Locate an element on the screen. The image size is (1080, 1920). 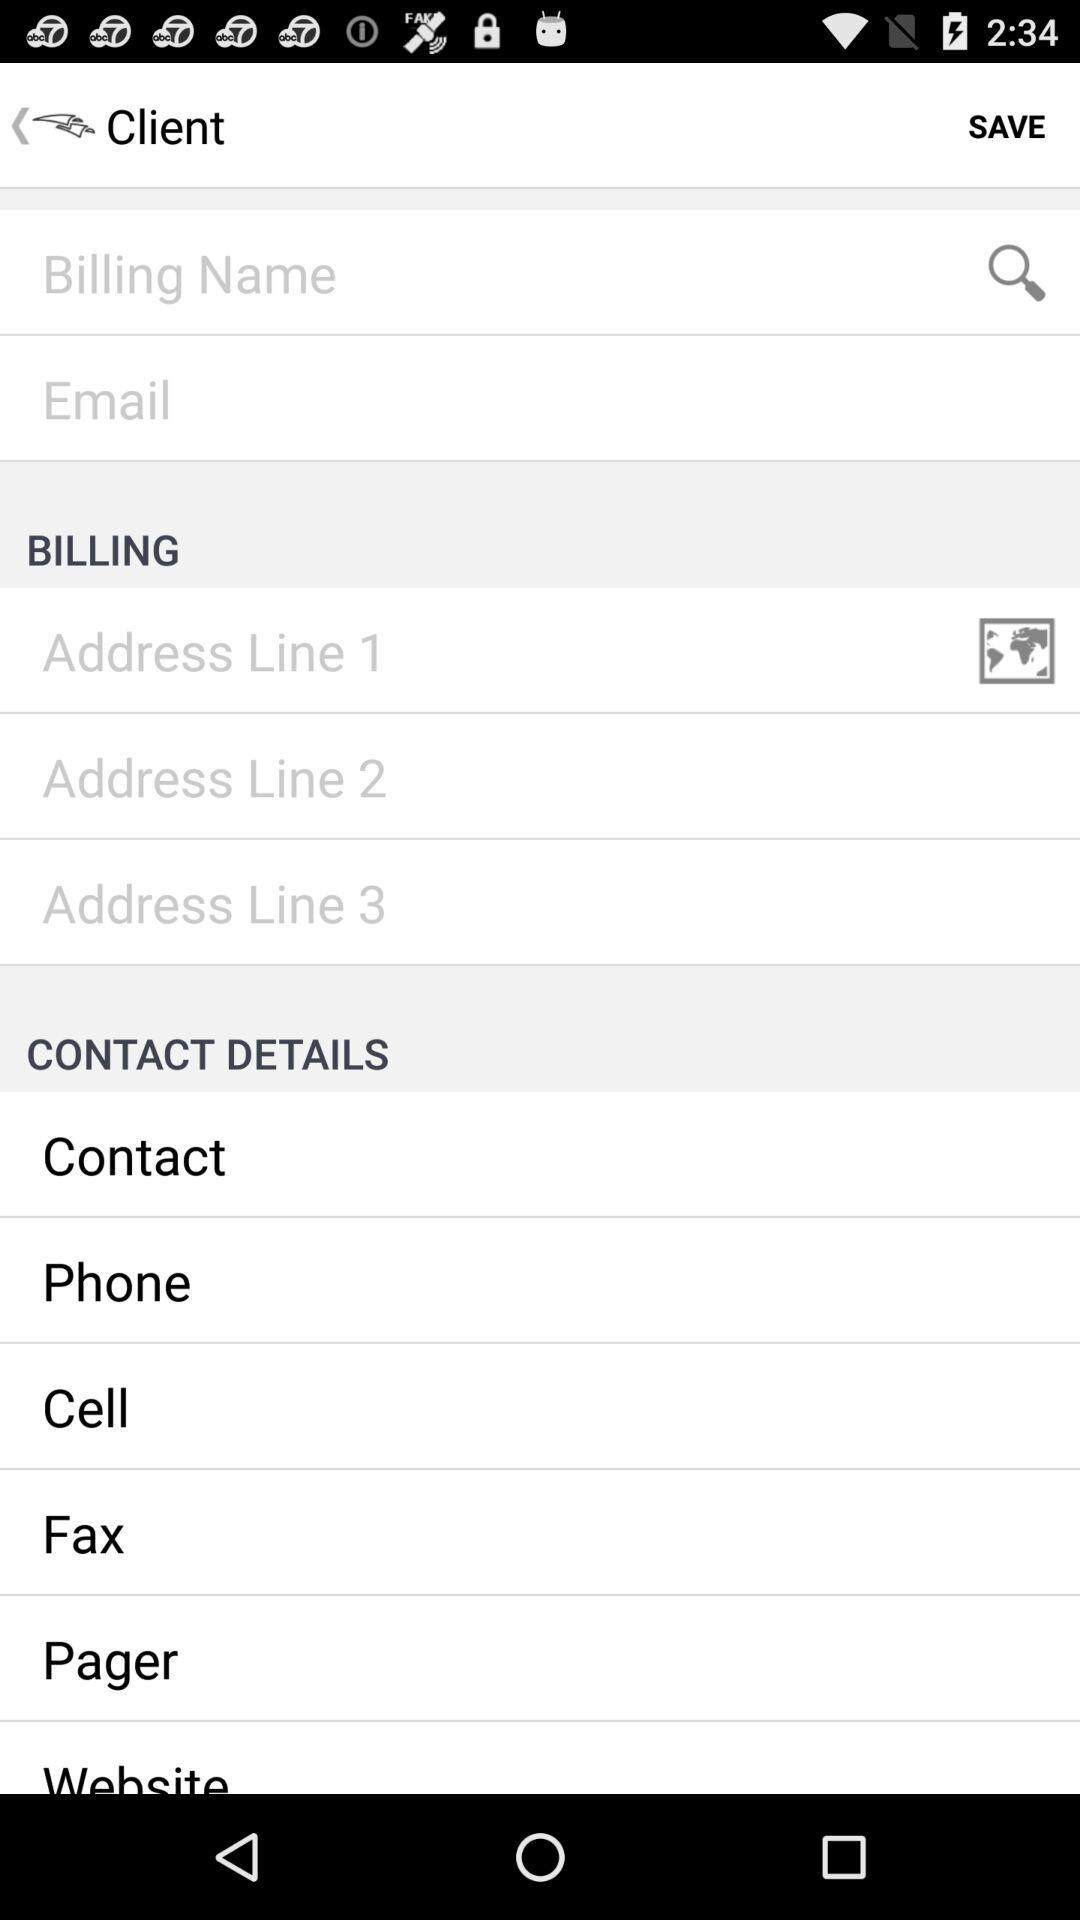
write your second address line is located at coordinates (540, 776).